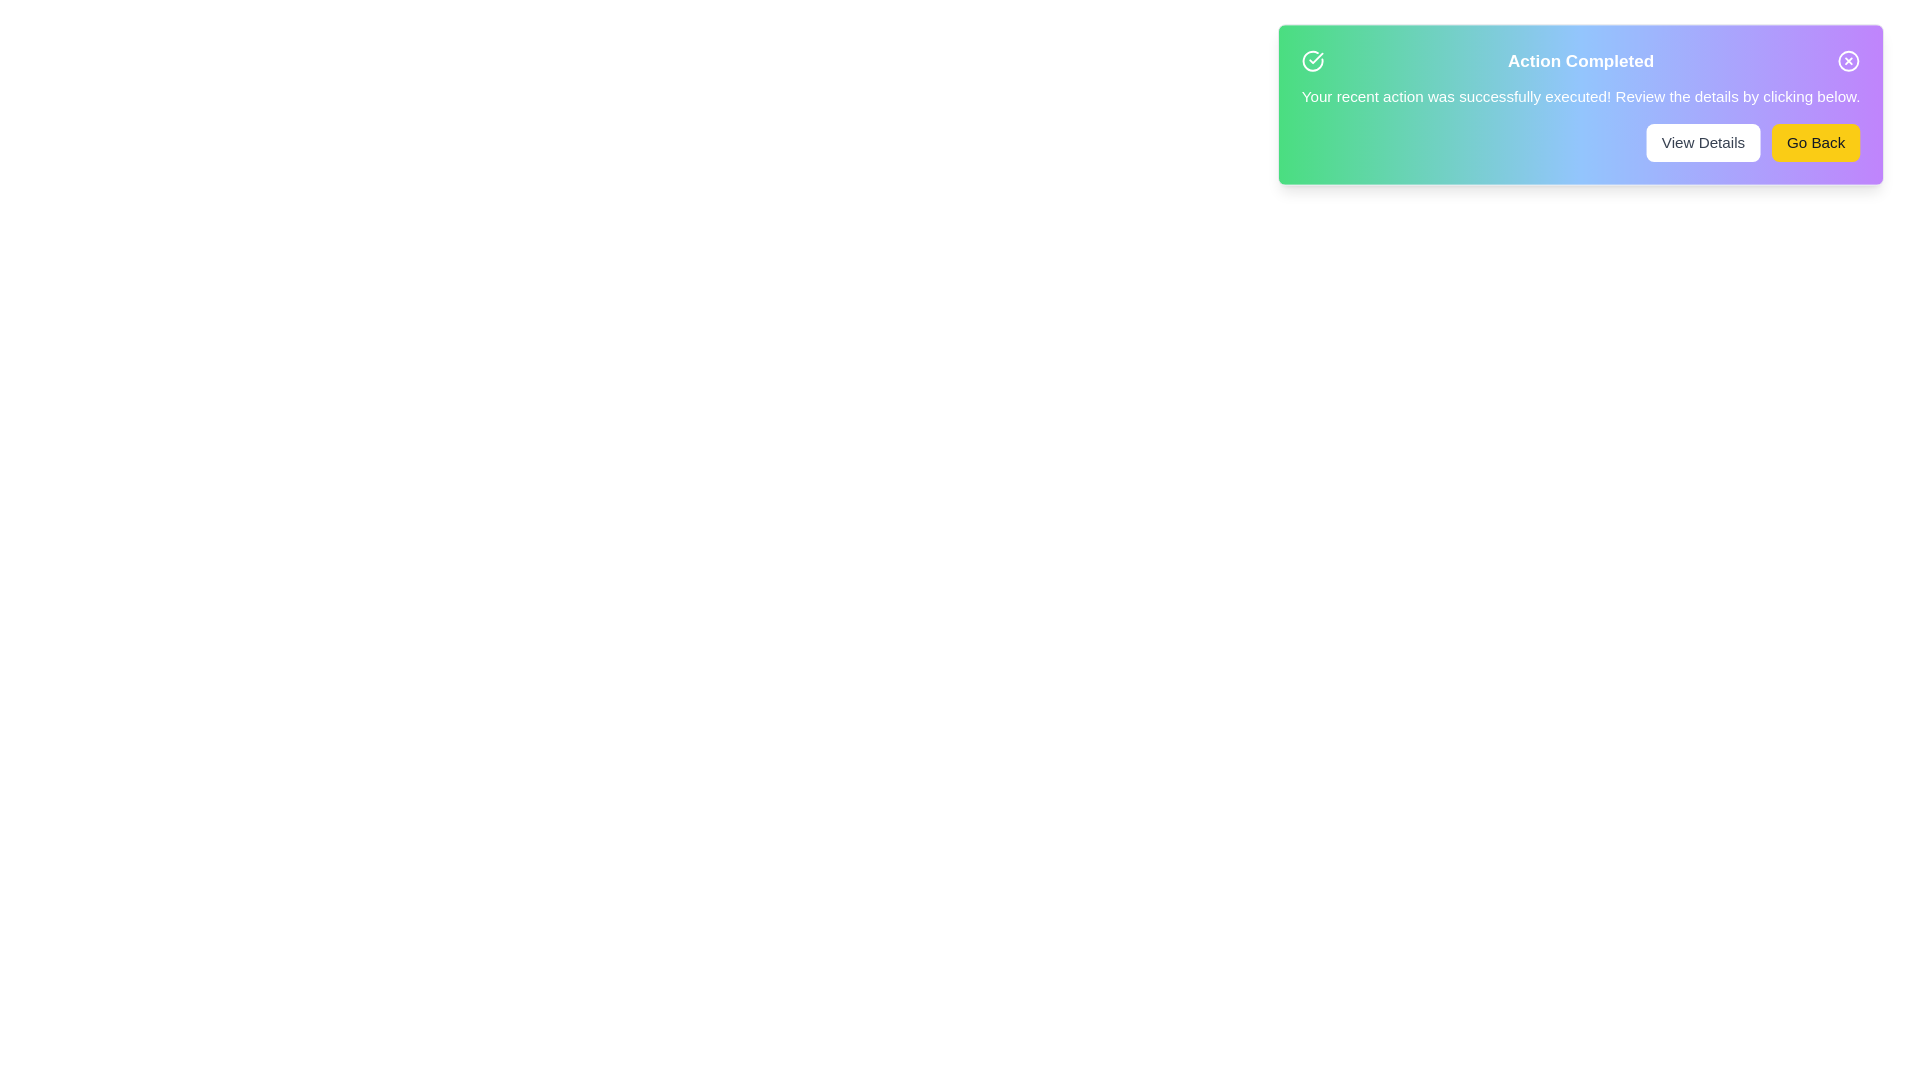  What do you see at coordinates (1847, 60) in the screenshot?
I see `the close button to dismiss the alert` at bounding box center [1847, 60].